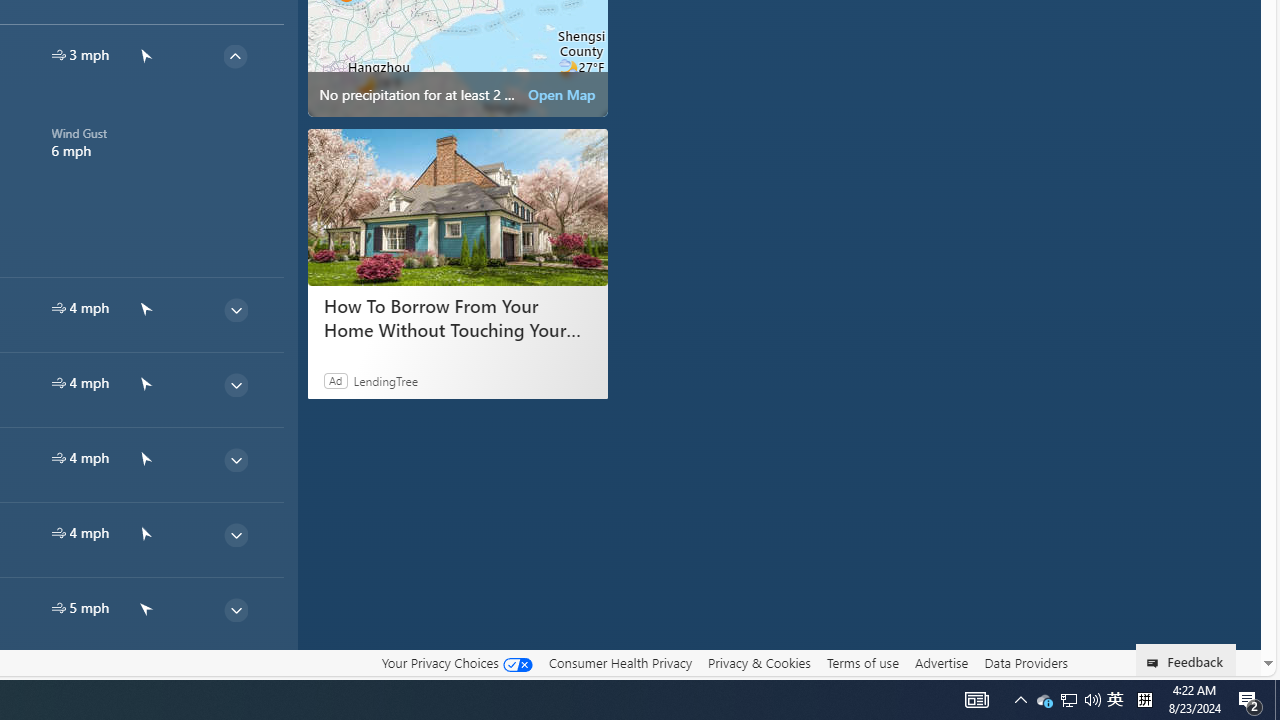 The width and height of the screenshot is (1280, 720). What do you see at coordinates (862, 663) in the screenshot?
I see `'Terms of use'` at bounding box center [862, 663].